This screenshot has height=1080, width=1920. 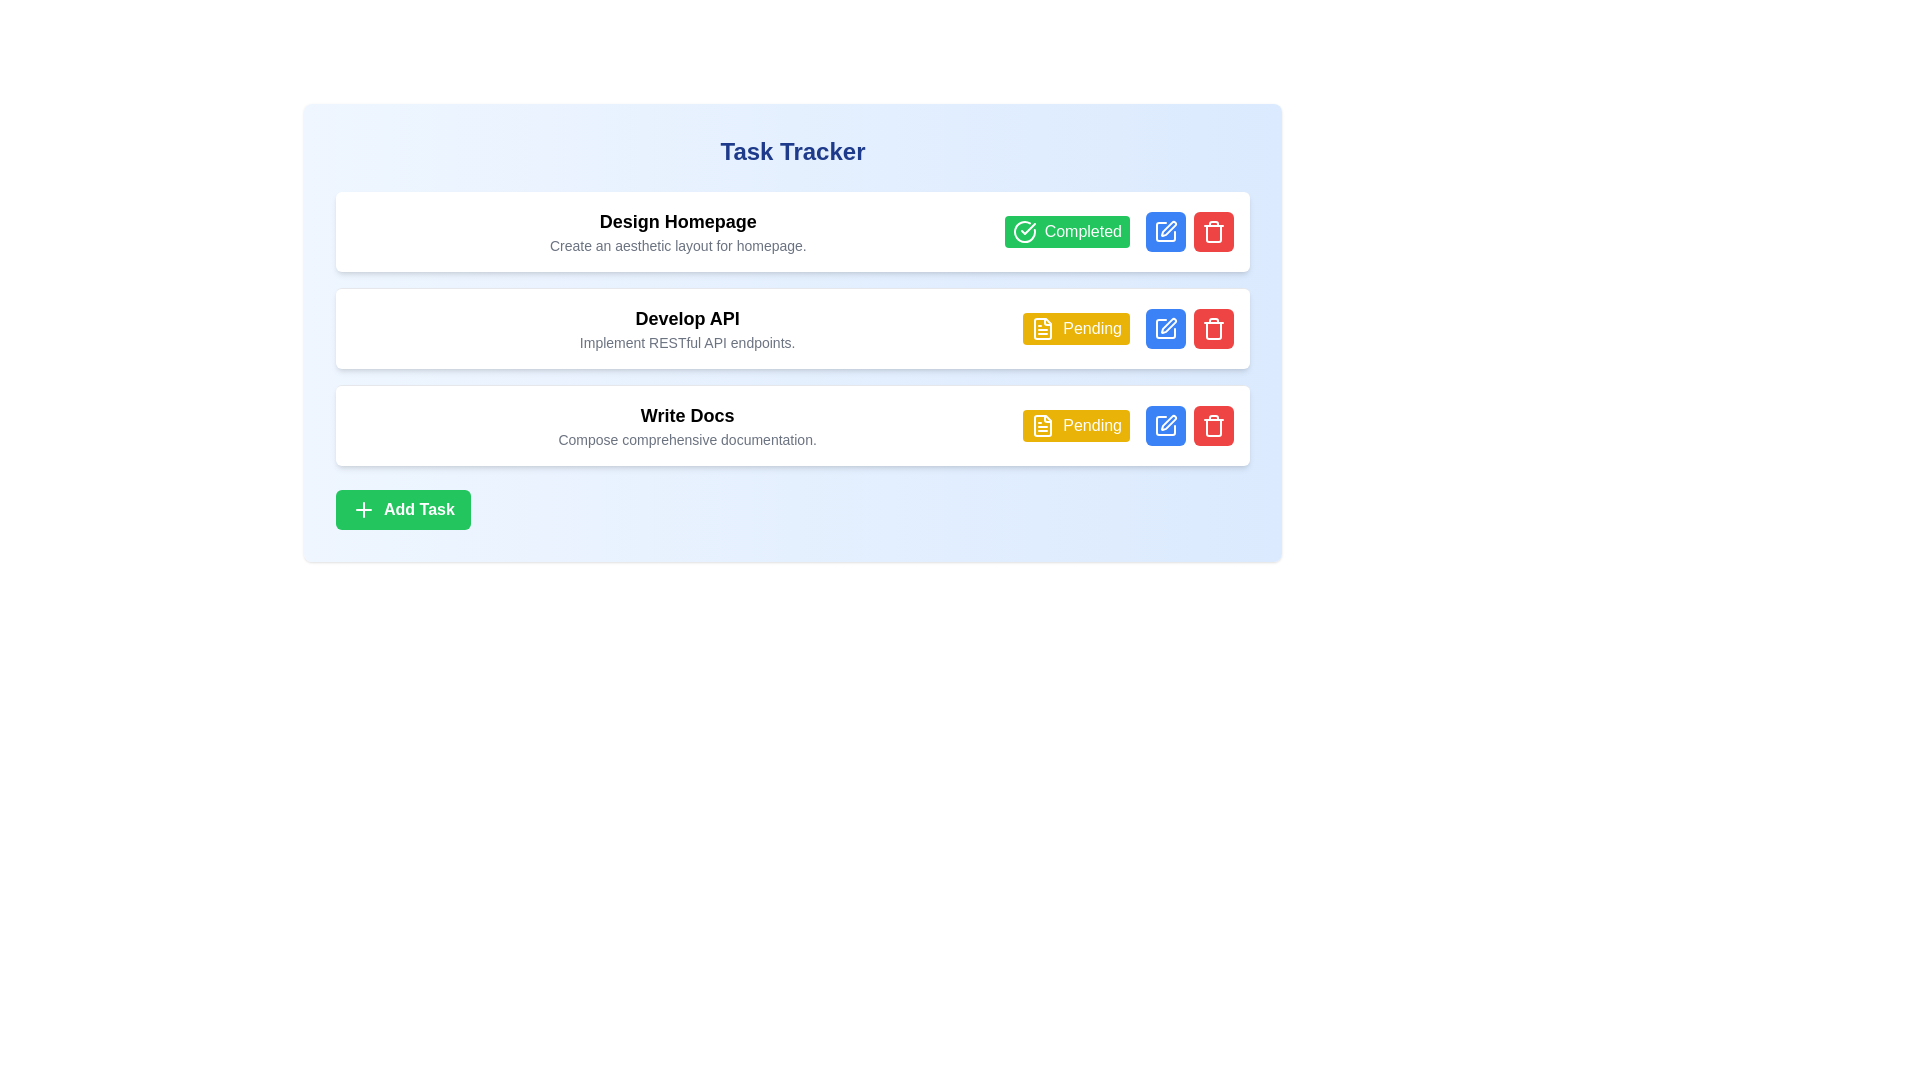 What do you see at coordinates (1042, 424) in the screenshot?
I see `the document icon located in the 'Write Docs' row of the task tracker interface, positioned to the left of the 'Pending' status text` at bounding box center [1042, 424].